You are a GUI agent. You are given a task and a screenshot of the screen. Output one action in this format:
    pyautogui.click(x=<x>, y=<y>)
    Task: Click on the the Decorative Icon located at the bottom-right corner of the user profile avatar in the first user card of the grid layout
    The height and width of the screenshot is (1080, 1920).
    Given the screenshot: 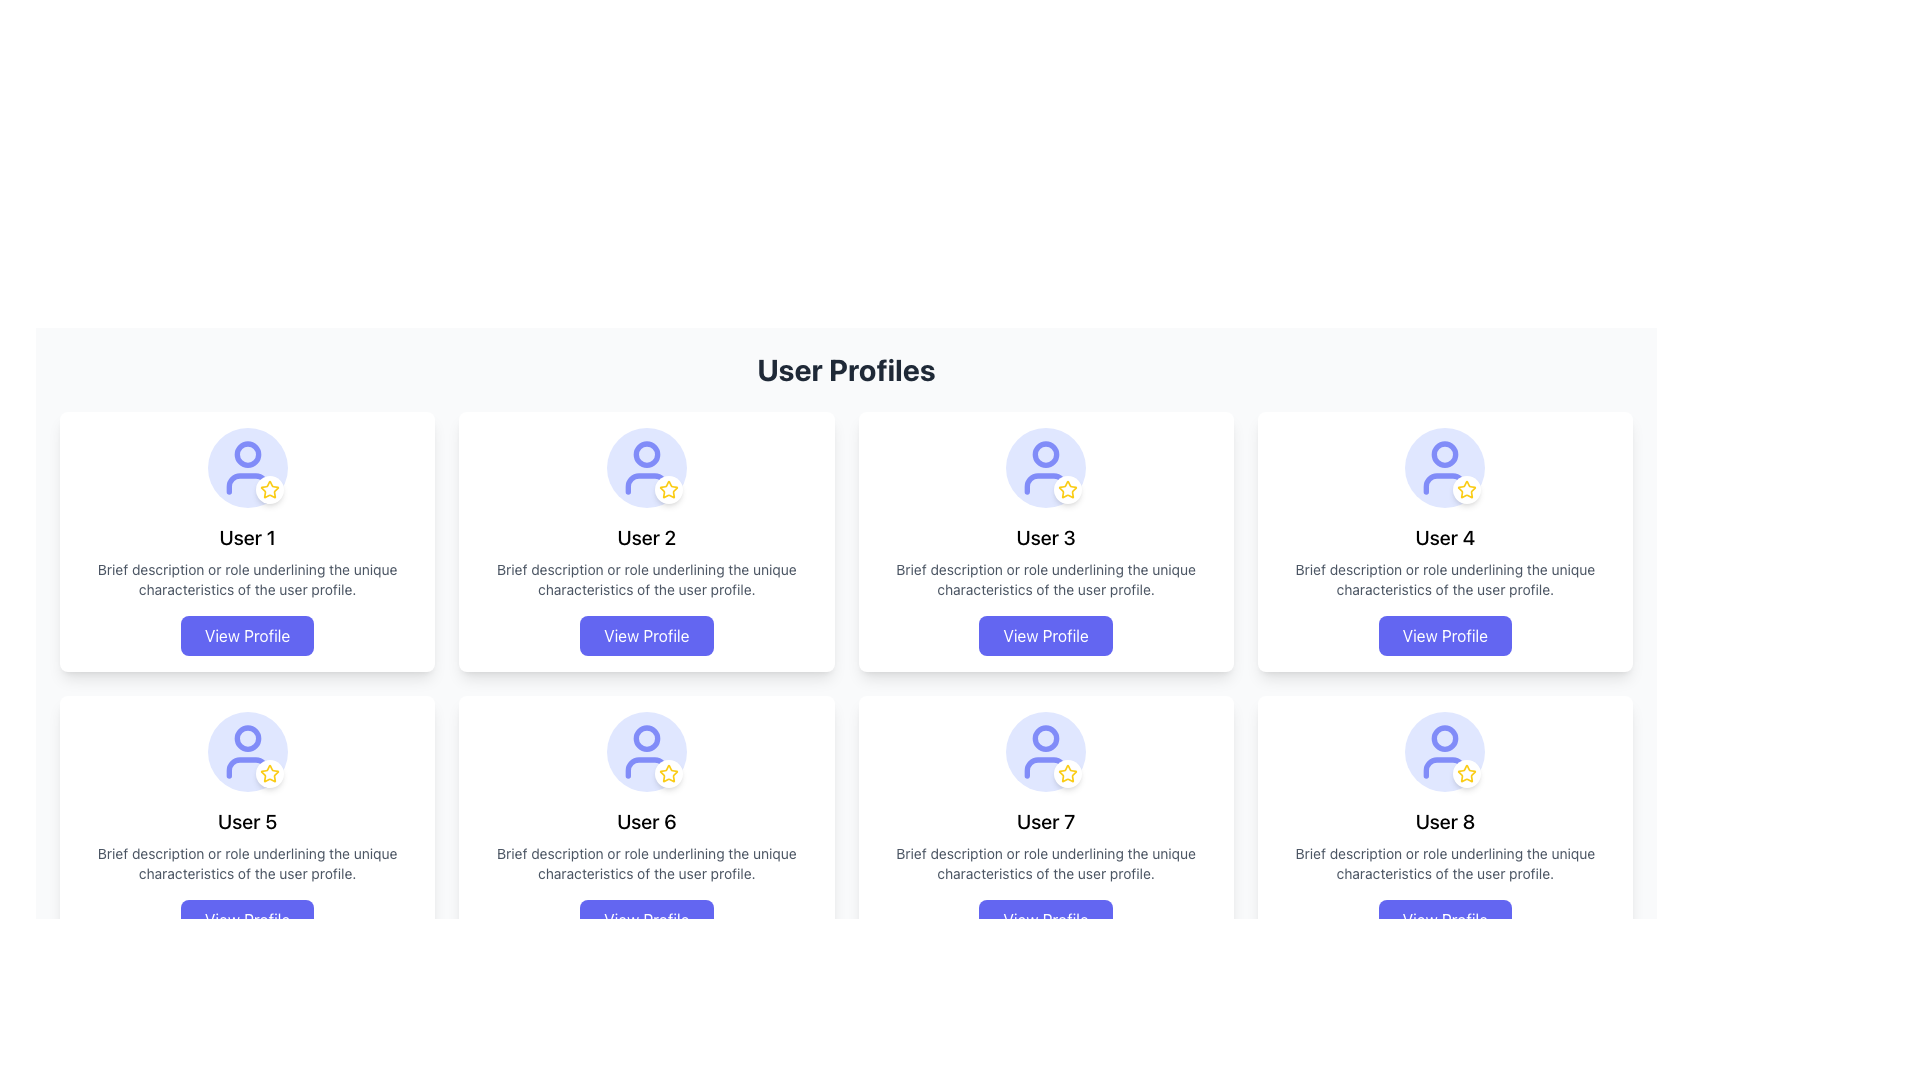 What is the action you would take?
    pyautogui.click(x=268, y=489)
    